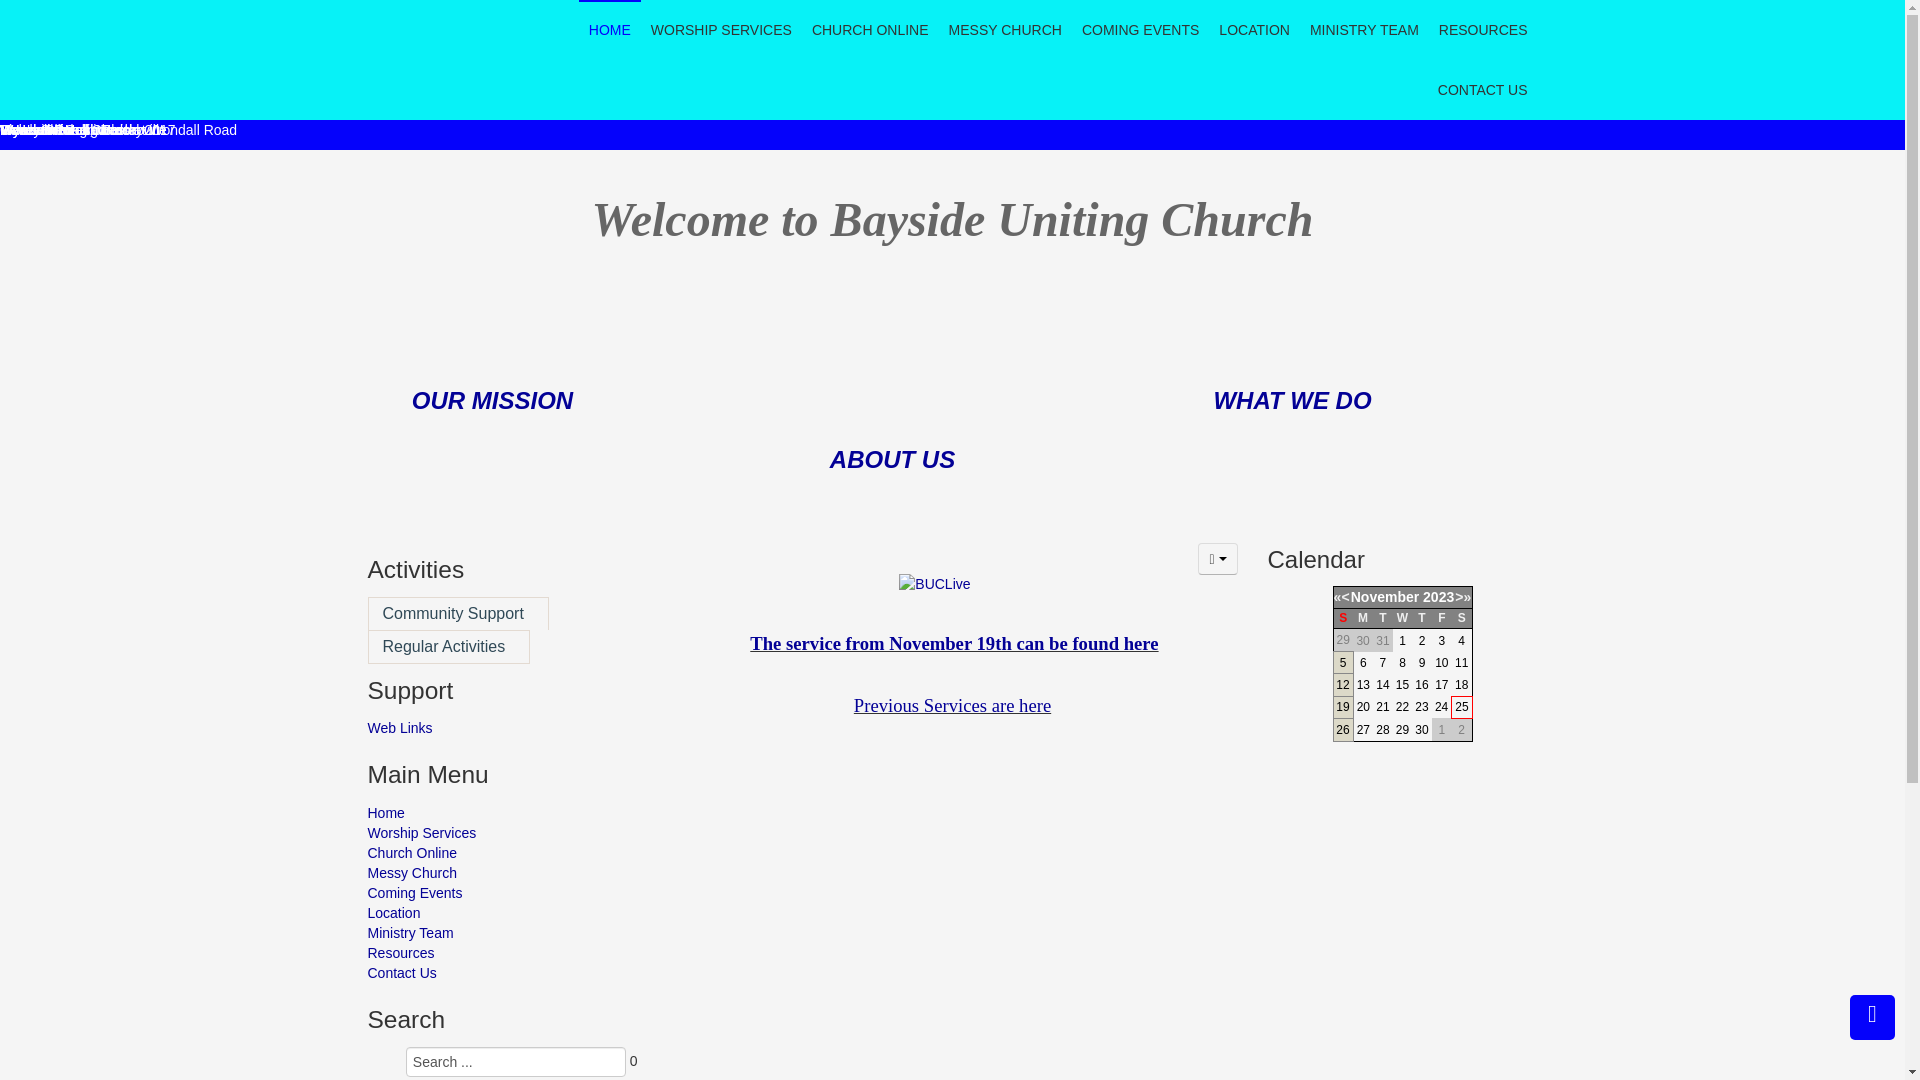 The image size is (1920, 1080). I want to click on 'Community Support', so click(457, 612).